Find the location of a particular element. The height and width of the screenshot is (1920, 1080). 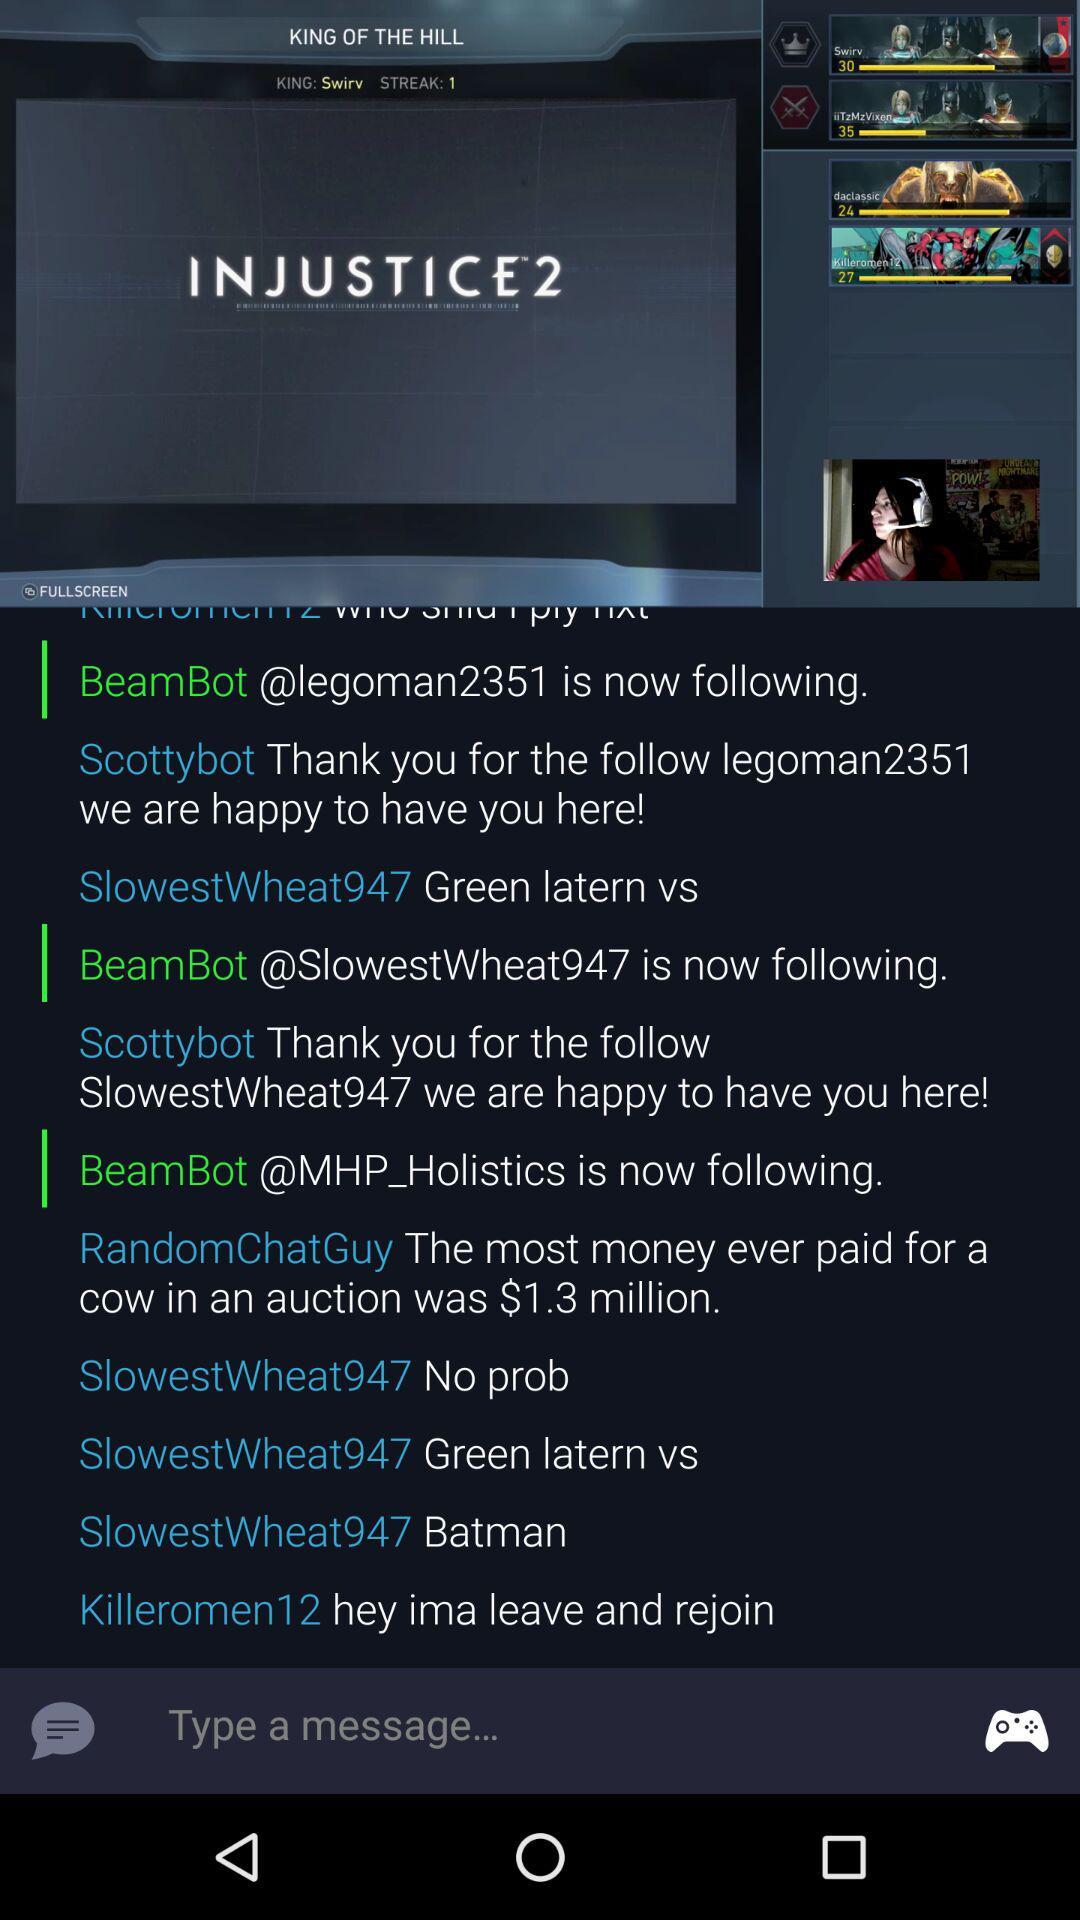

the chat icon is located at coordinates (1017, 1730).